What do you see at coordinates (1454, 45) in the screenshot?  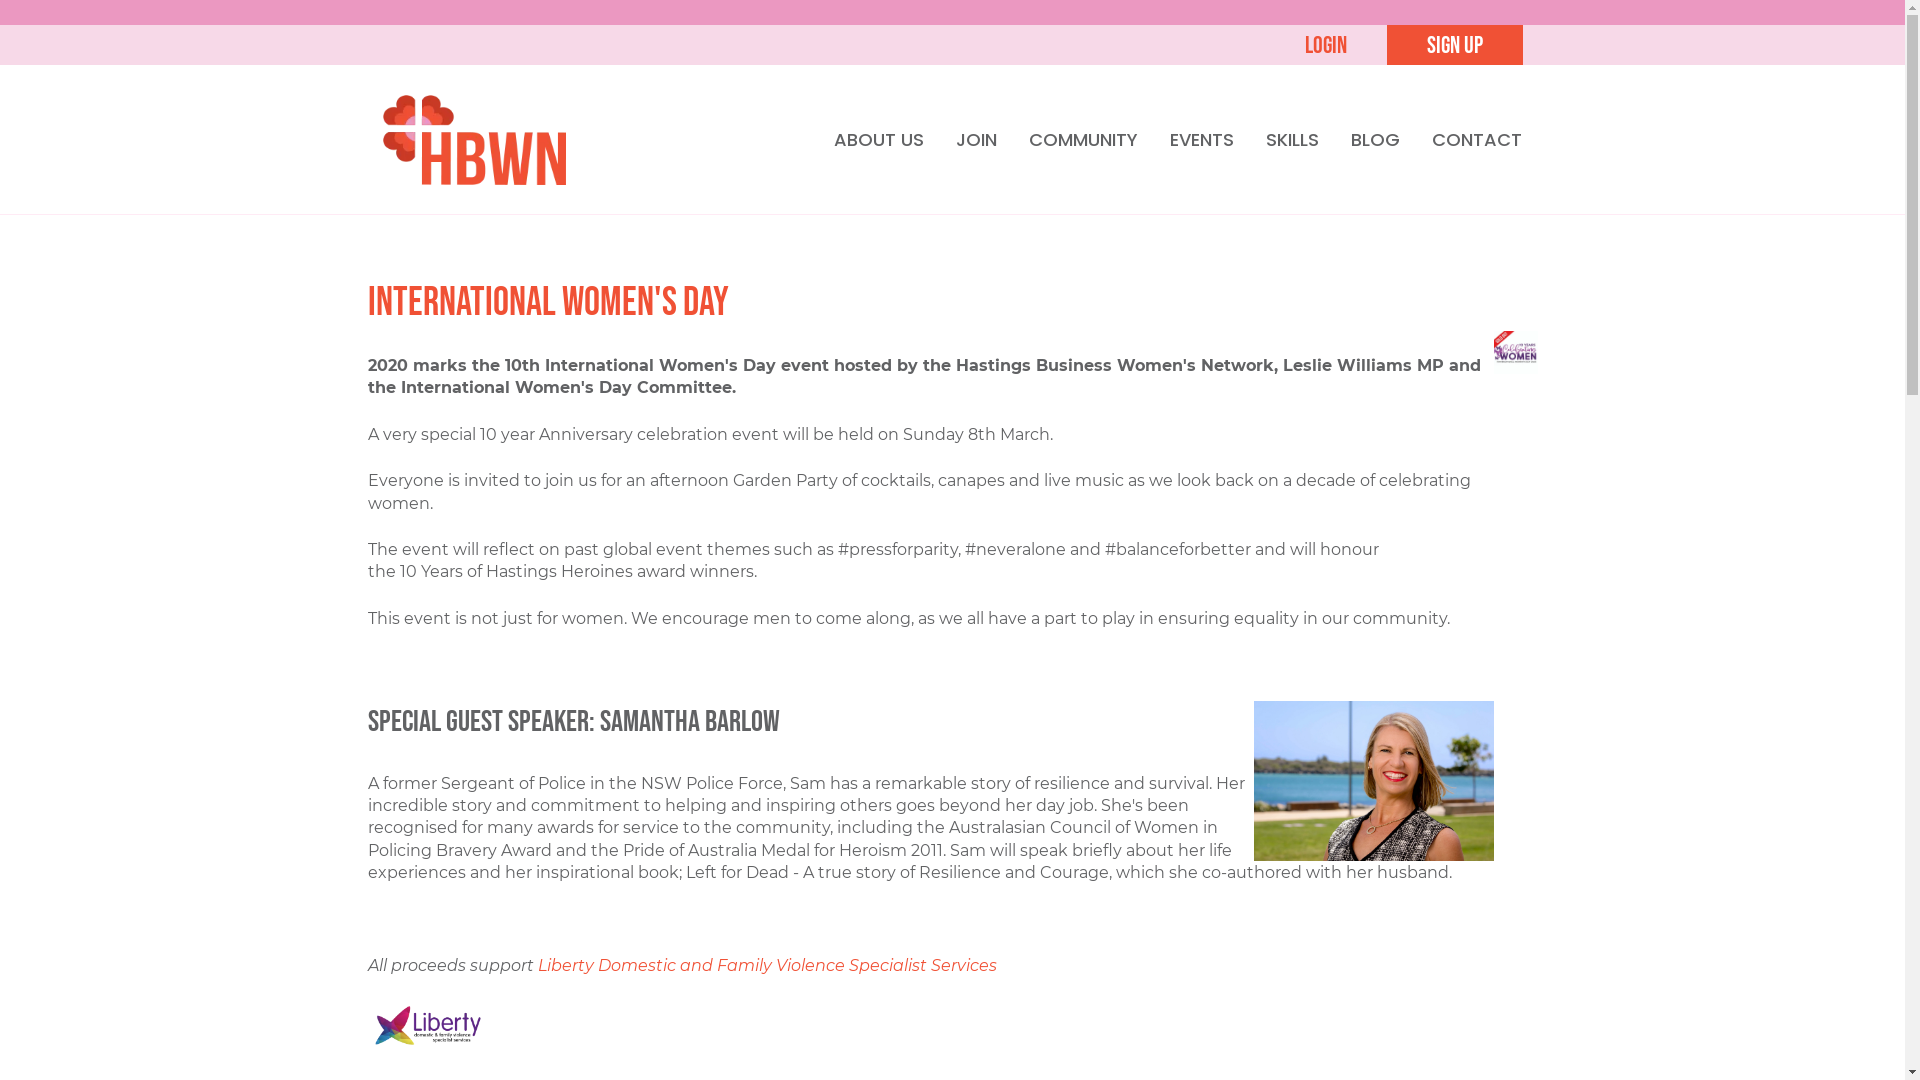 I see `'Sign up'` at bounding box center [1454, 45].